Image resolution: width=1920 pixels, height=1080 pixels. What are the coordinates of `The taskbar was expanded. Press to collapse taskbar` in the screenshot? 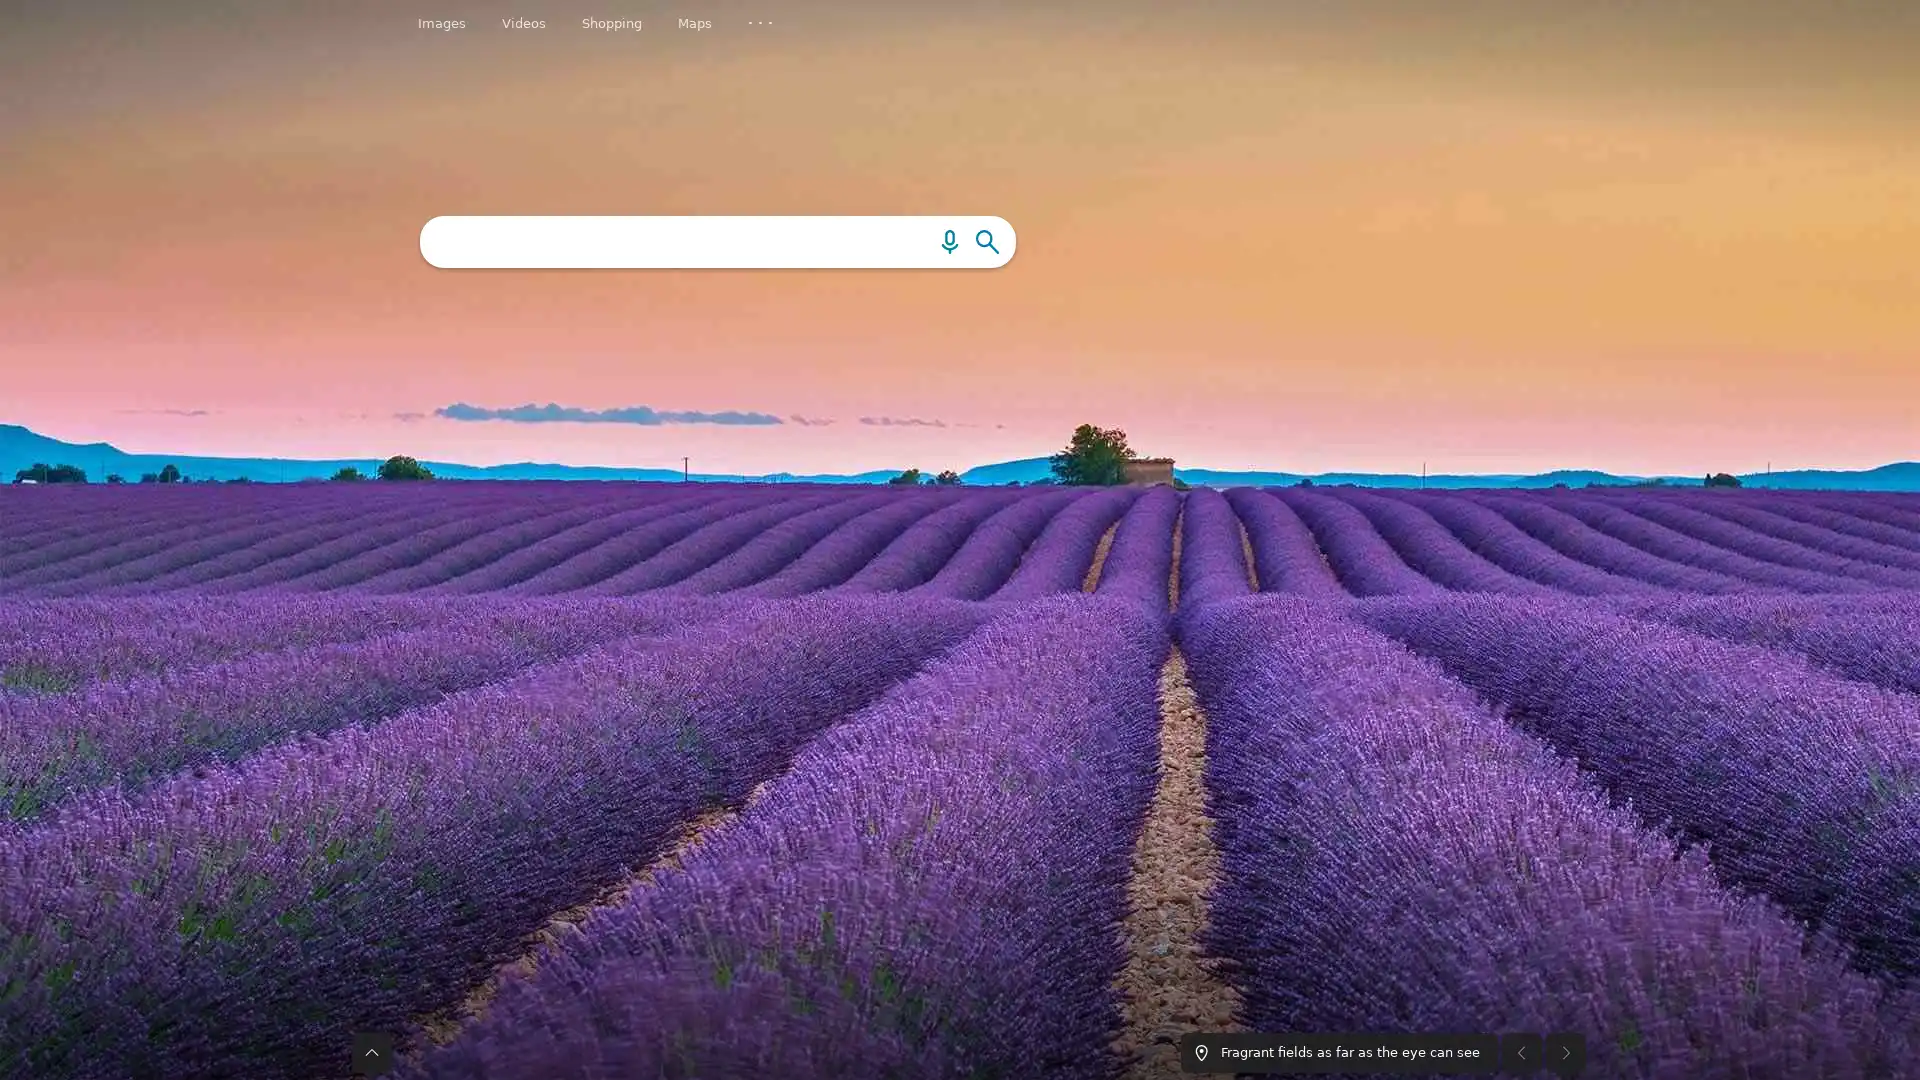 It's located at (371, 715).